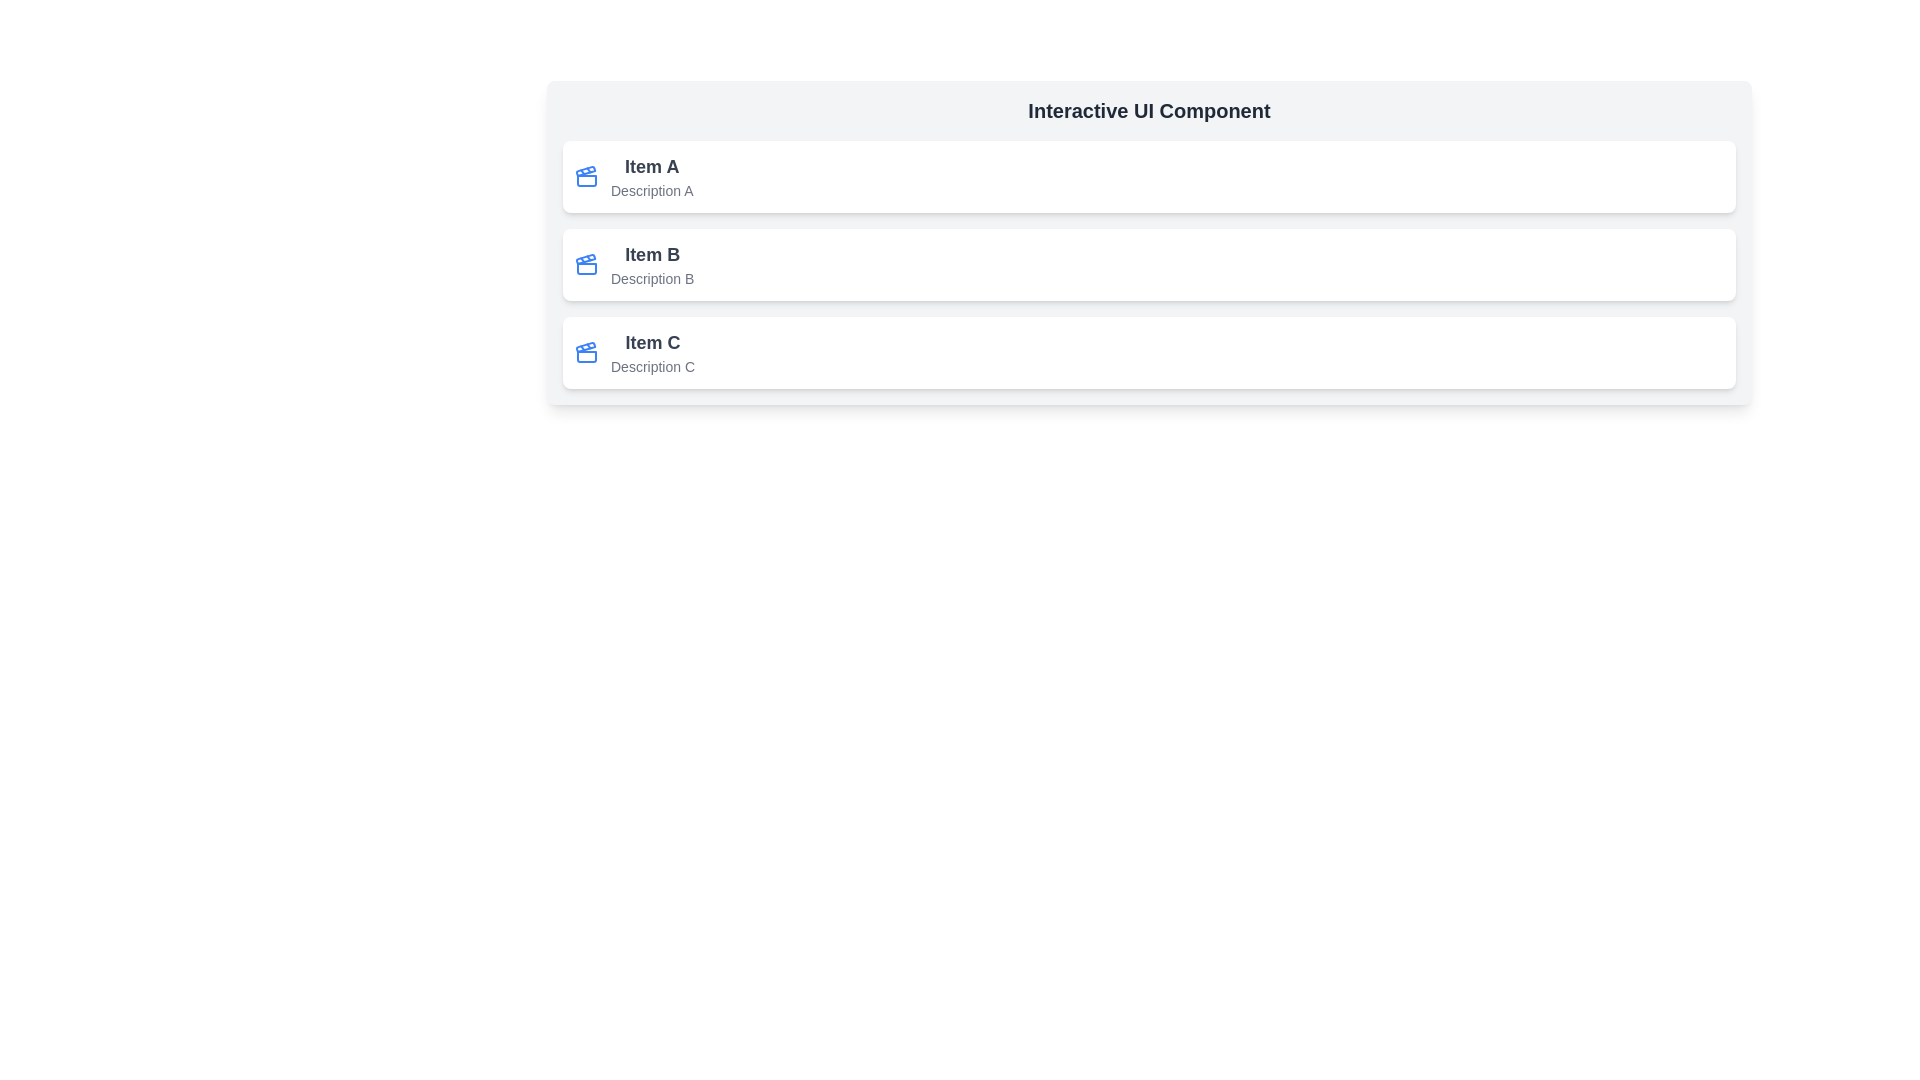 This screenshot has width=1920, height=1080. What do you see at coordinates (652, 352) in the screenshot?
I see `the third list item titled 'Item C'` at bounding box center [652, 352].